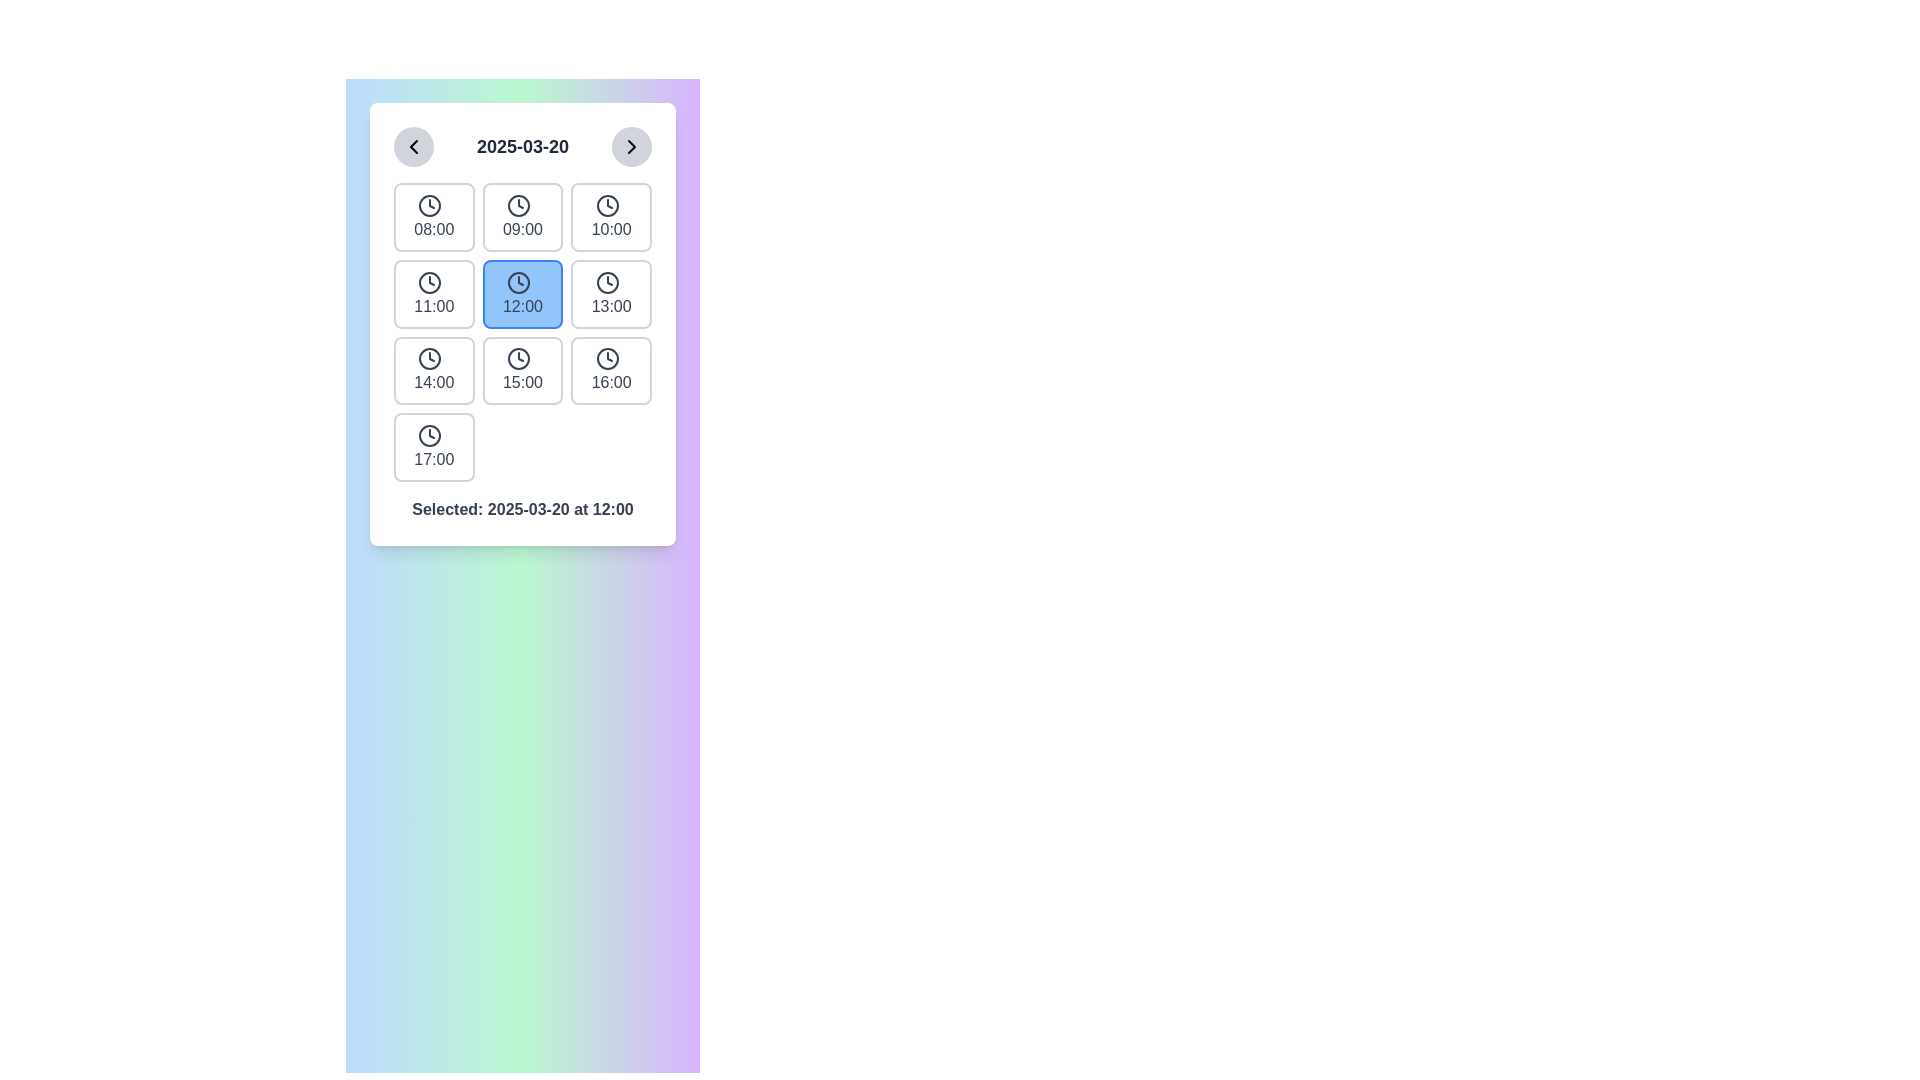  Describe the element at coordinates (433, 294) in the screenshot. I see `the selectable time slot button for '11:00' located in the second row and first column of the grid layout` at that location.